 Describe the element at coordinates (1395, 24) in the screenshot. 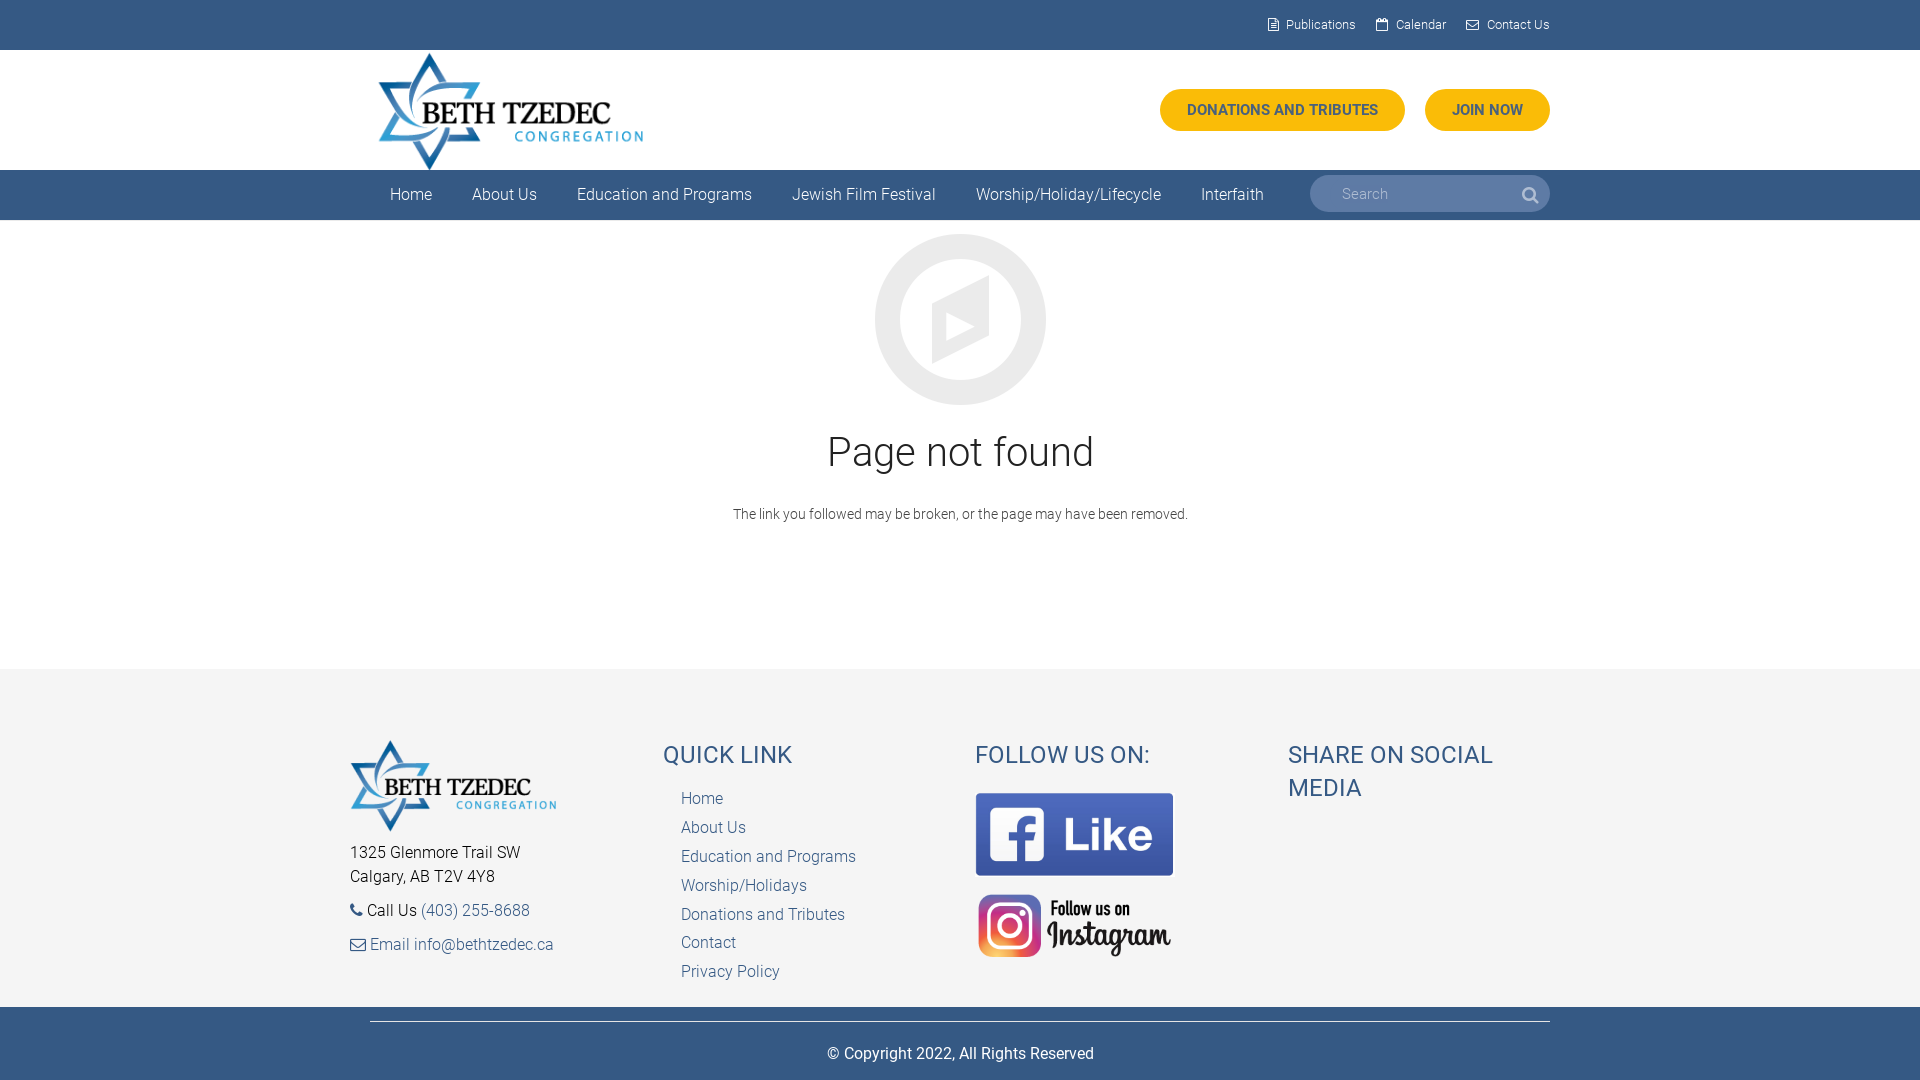

I see `'Calendar'` at that location.